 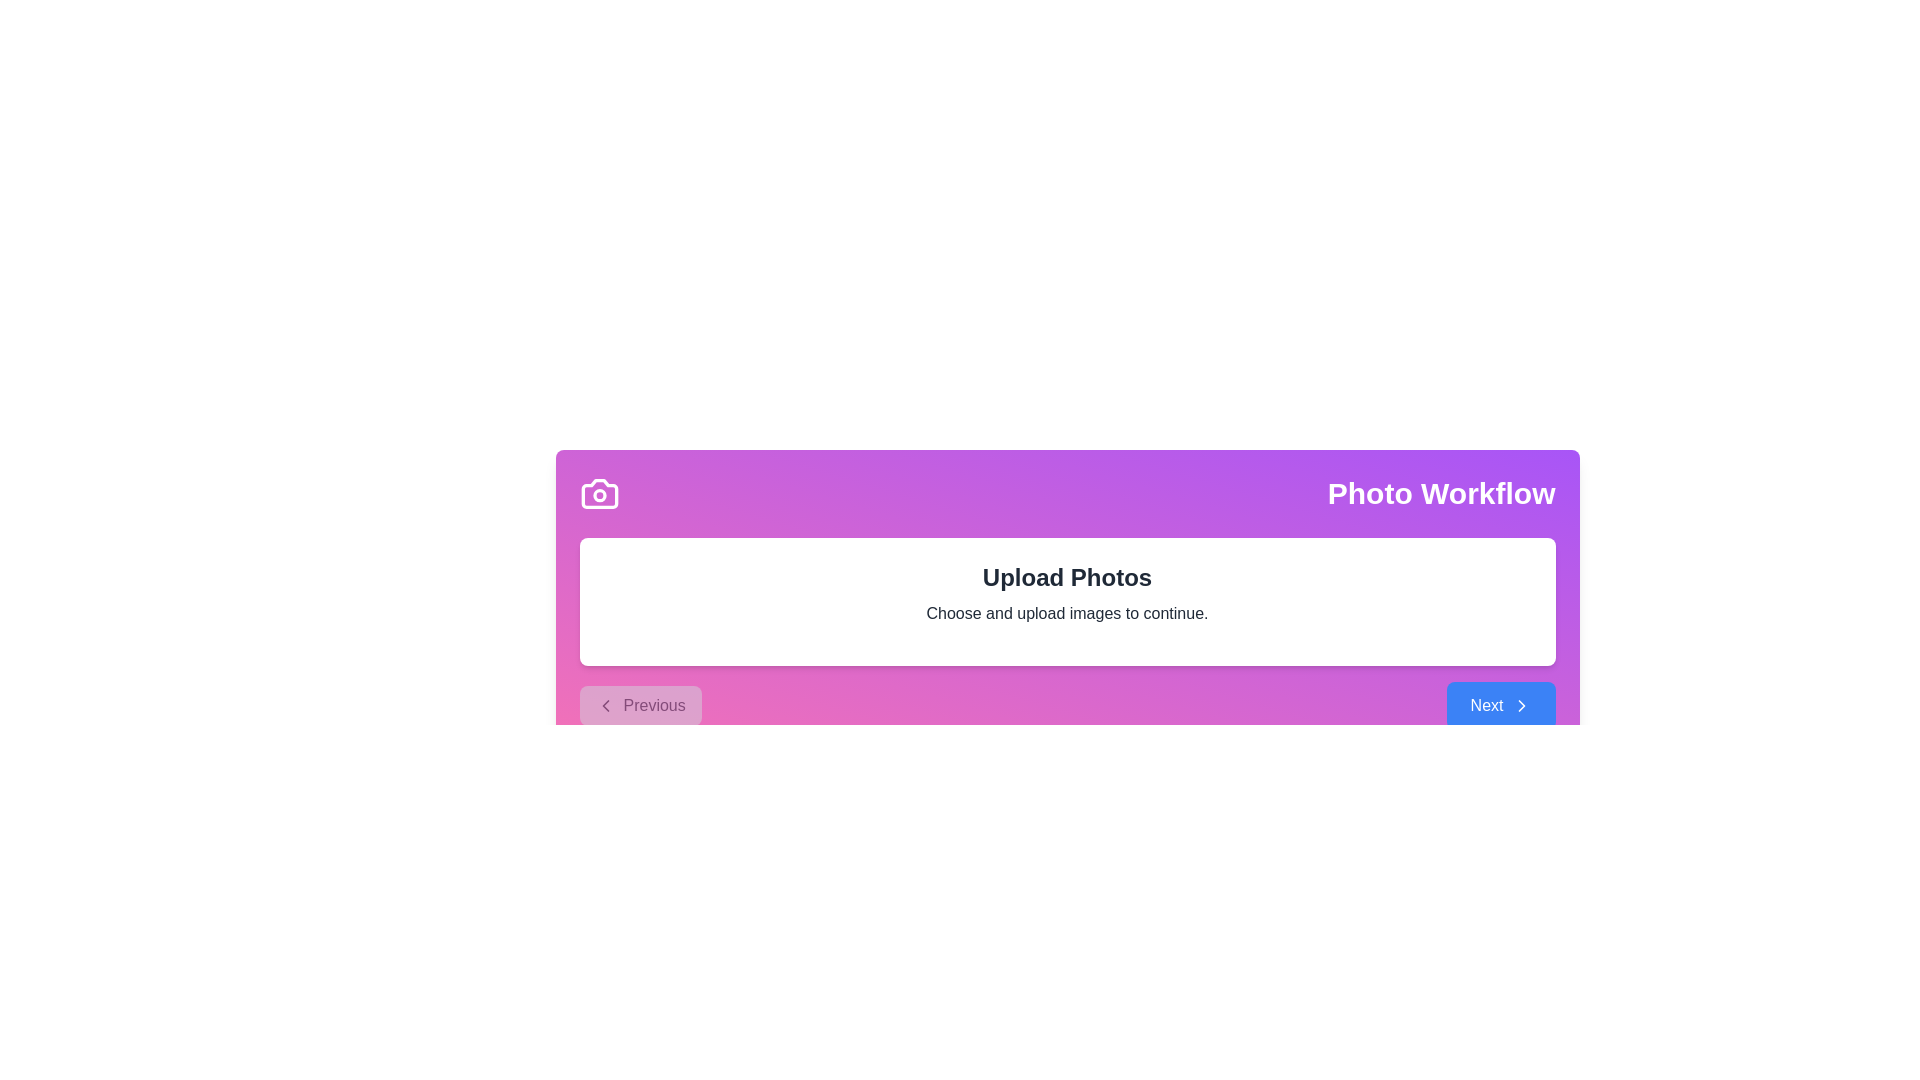 What do you see at coordinates (640, 704) in the screenshot?
I see `the 'Previous' button, which is a rectangular button with a left-facing chevron icon and the word 'Previous'` at bounding box center [640, 704].